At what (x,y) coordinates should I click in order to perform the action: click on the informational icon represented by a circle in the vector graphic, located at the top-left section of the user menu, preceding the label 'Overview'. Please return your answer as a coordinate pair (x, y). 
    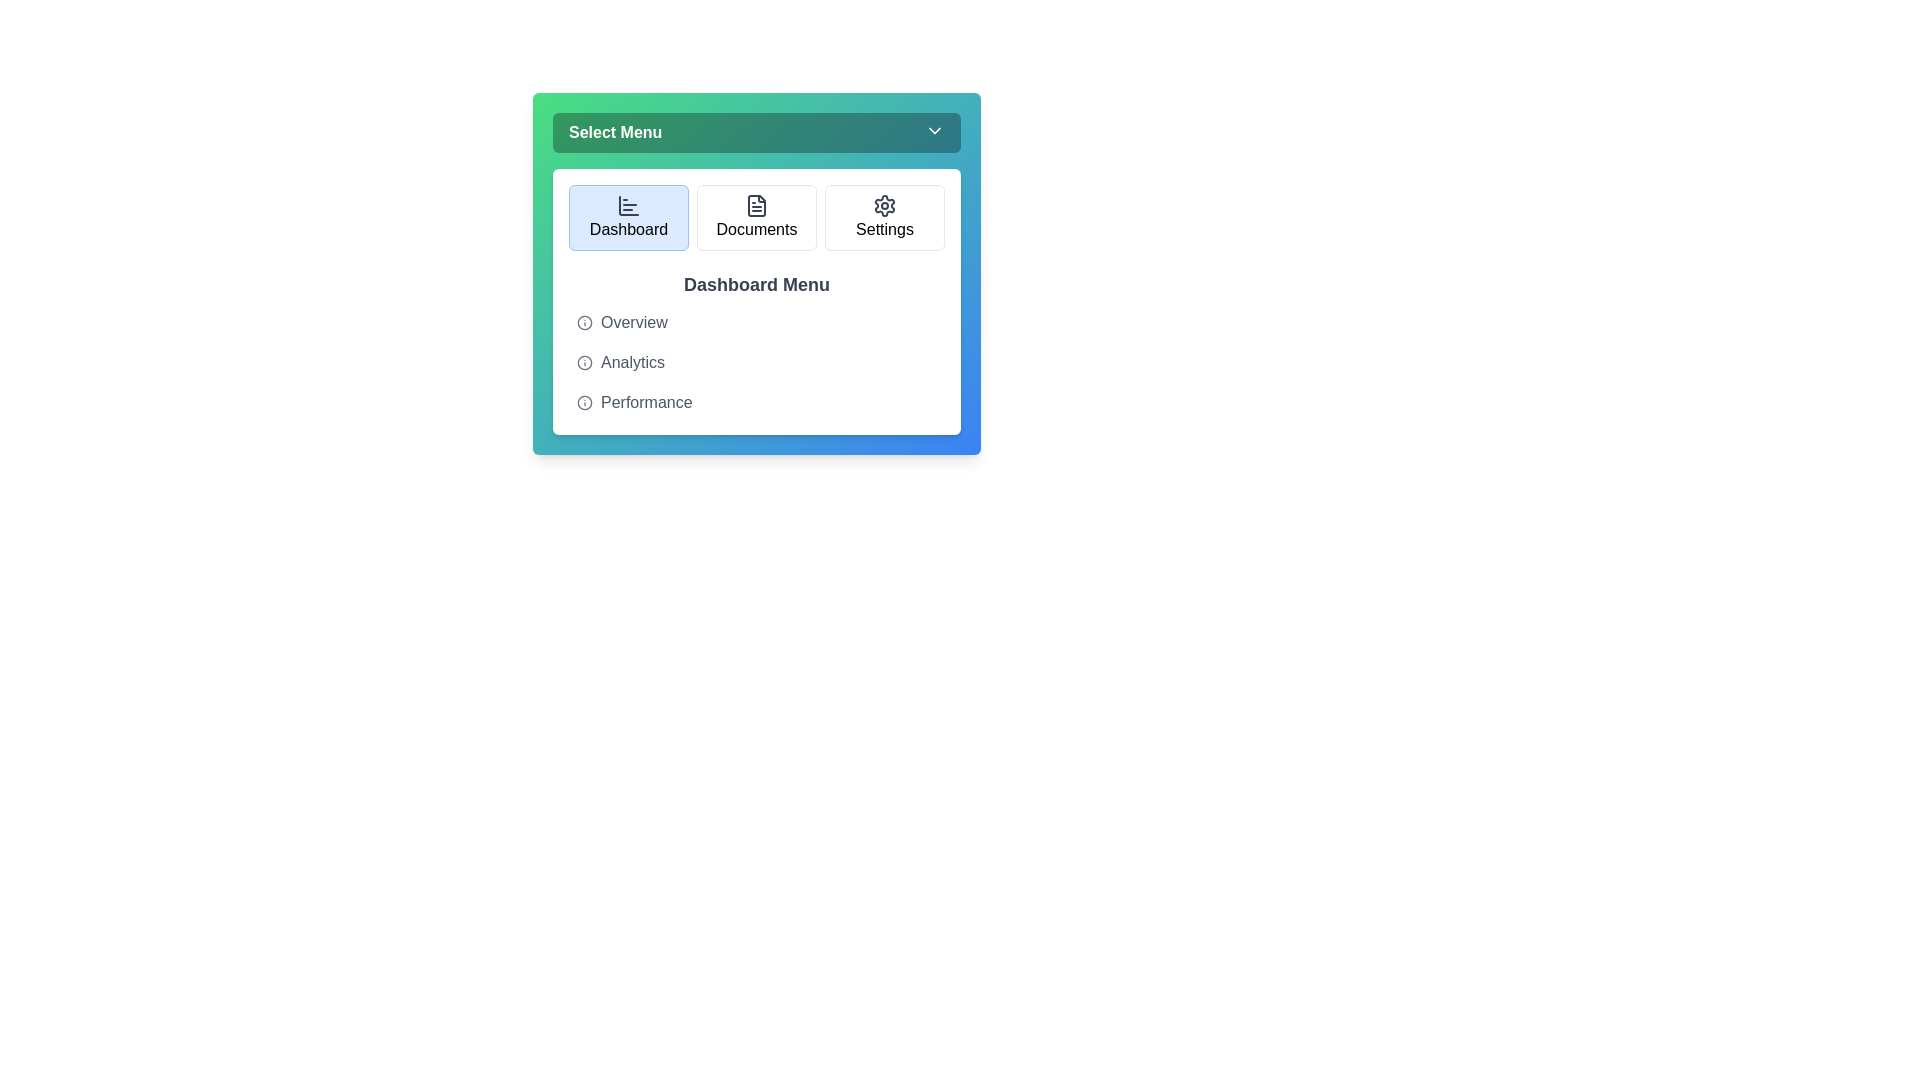
    Looking at the image, I should click on (584, 362).